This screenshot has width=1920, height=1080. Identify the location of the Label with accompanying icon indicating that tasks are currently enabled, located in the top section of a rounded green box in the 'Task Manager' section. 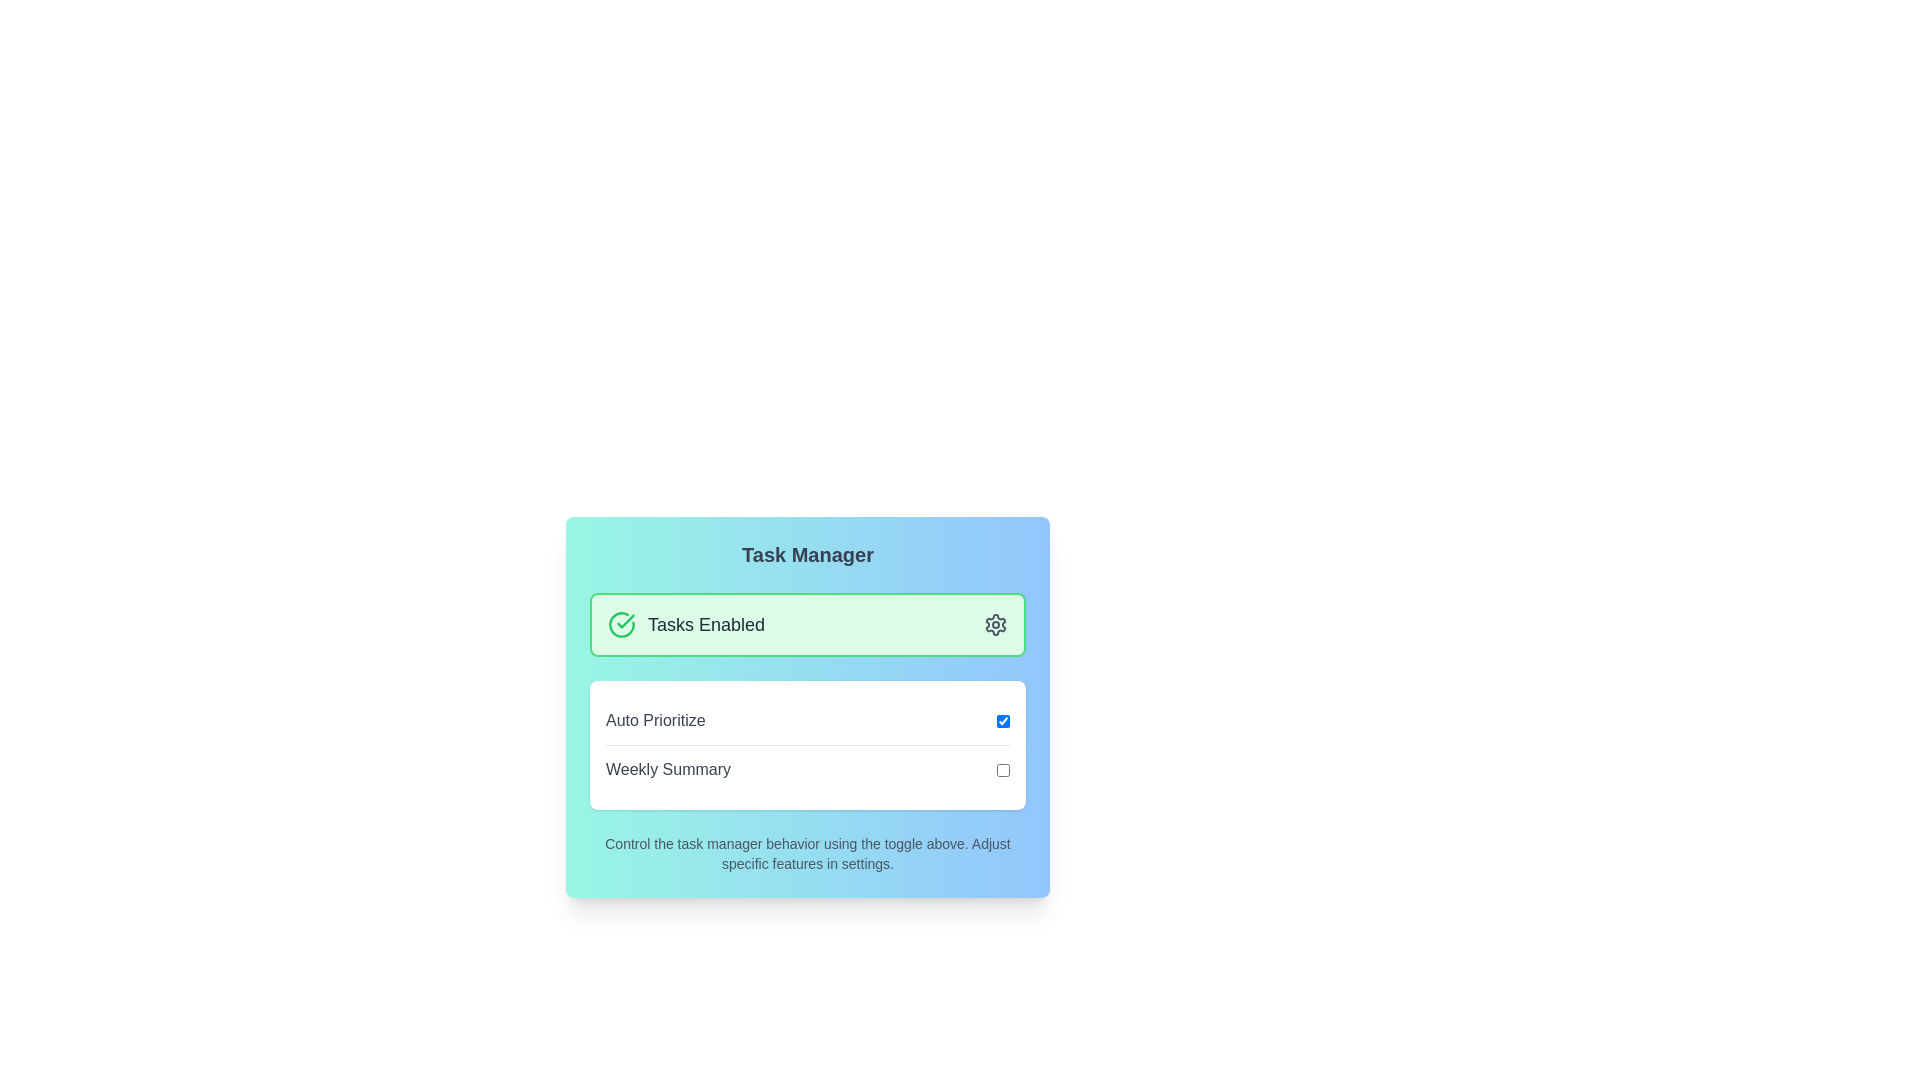
(686, 623).